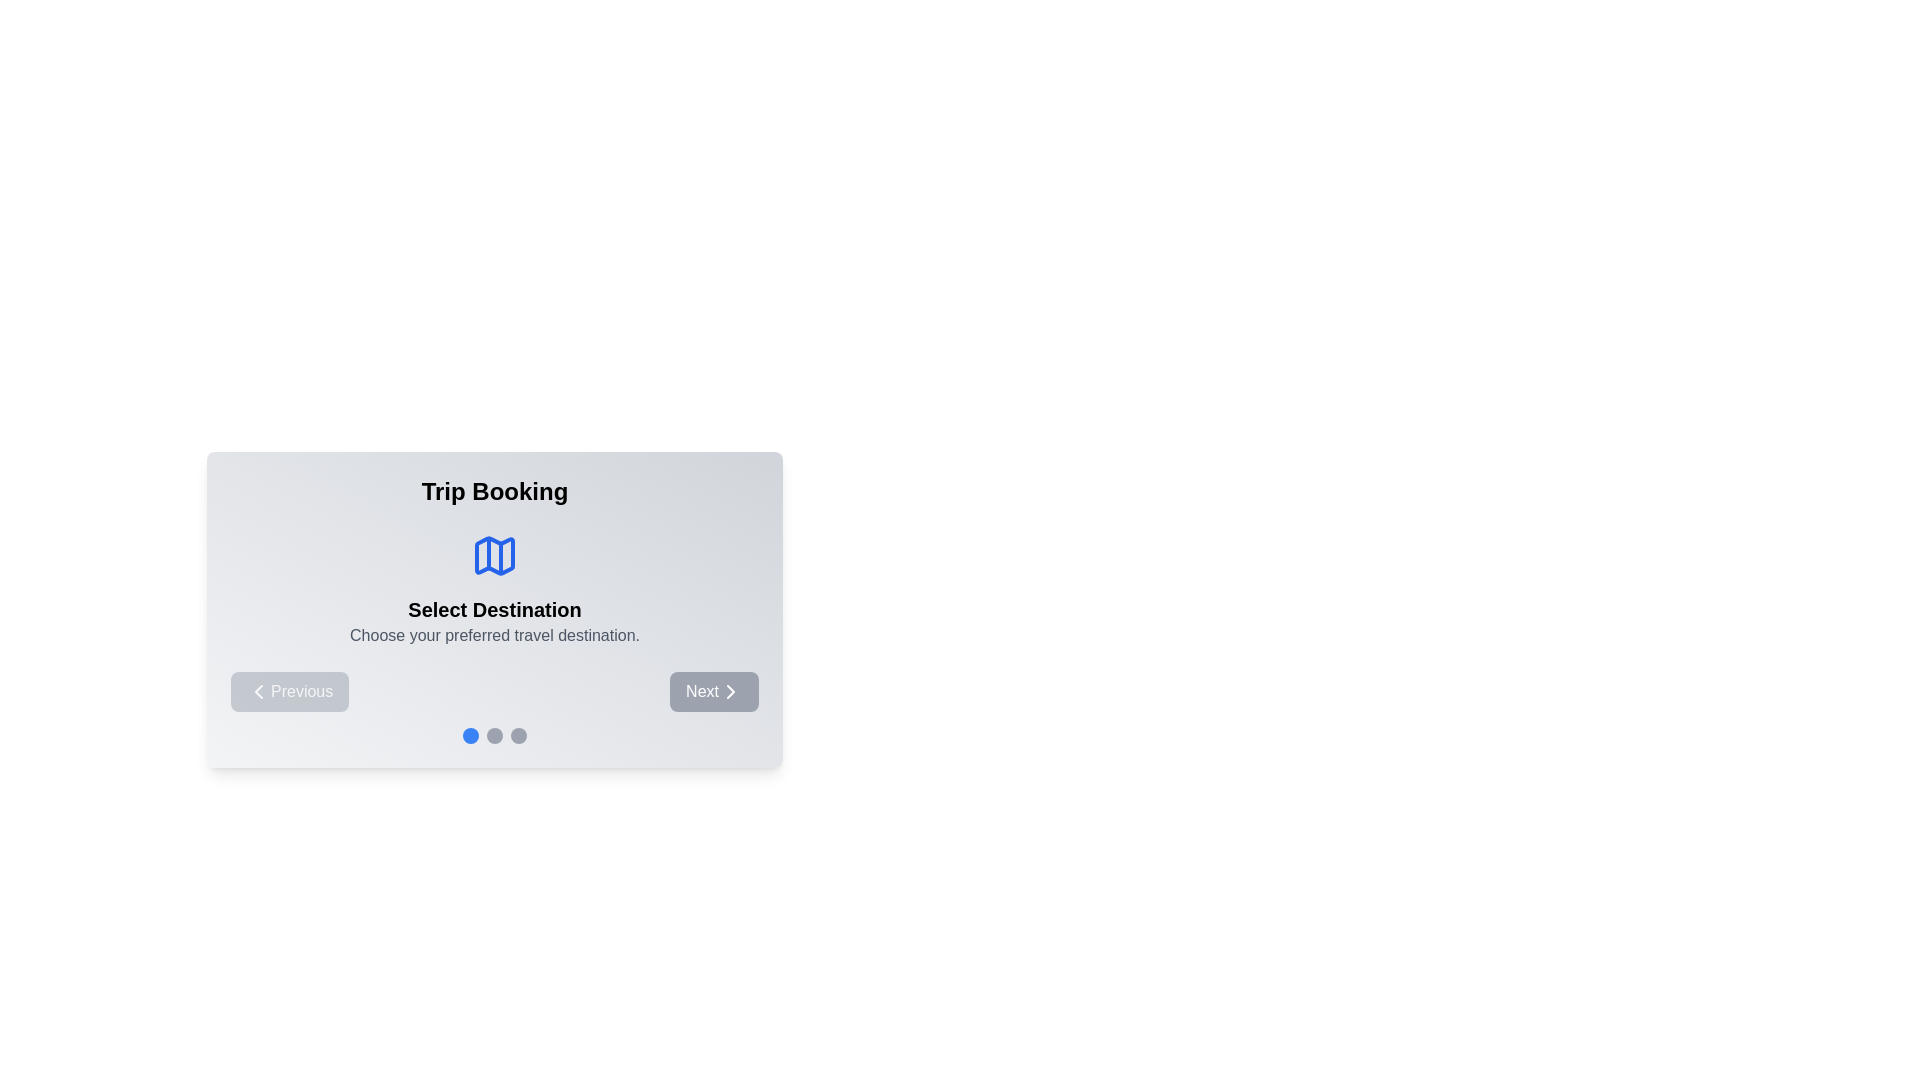  What do you see at coordinates (494, 636) in the screenshot?
I see `the text element that says 'Choose your preferred travel destination.' which is centrally aligned below the 'Select Destination' header` at bounding box center [494, 636].